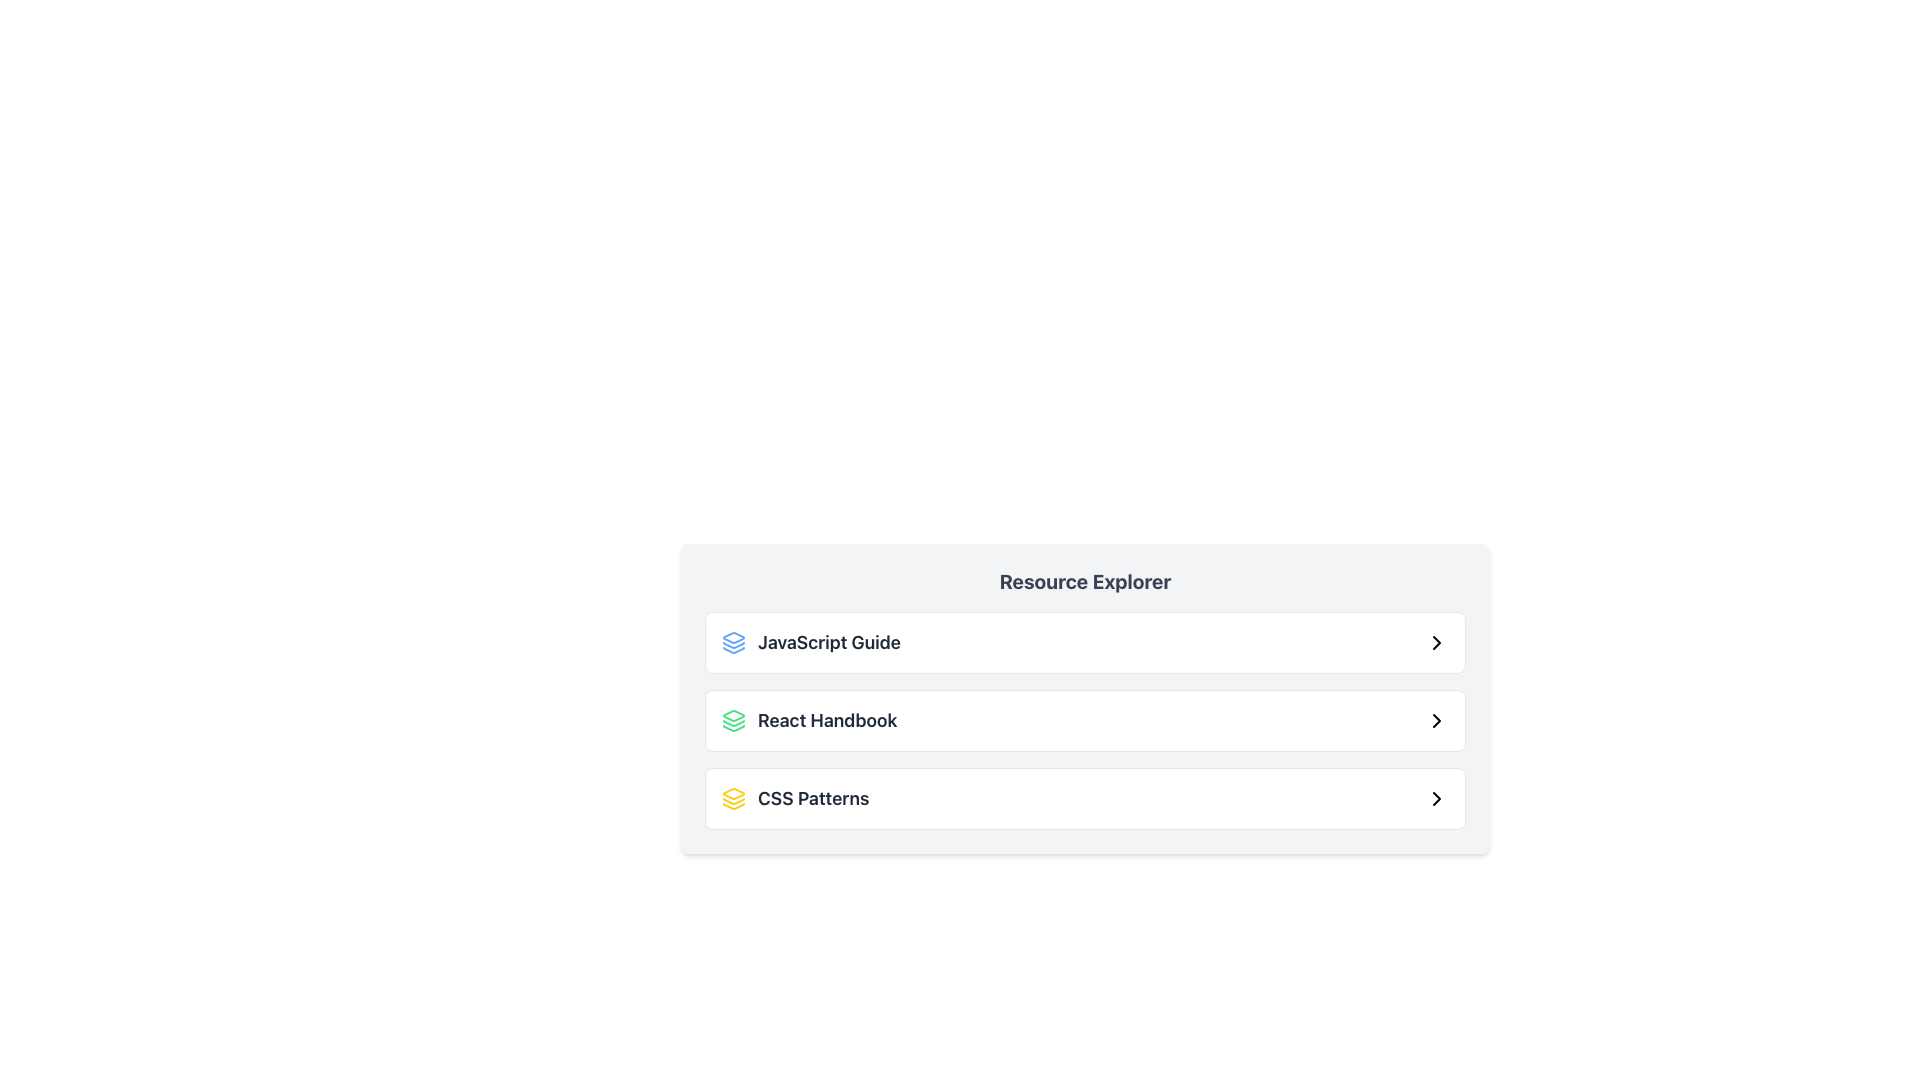 The image size is (1920, 1080). I want to click on the interactive list item labeled 'CSS Patterns', so click(1084, 797).